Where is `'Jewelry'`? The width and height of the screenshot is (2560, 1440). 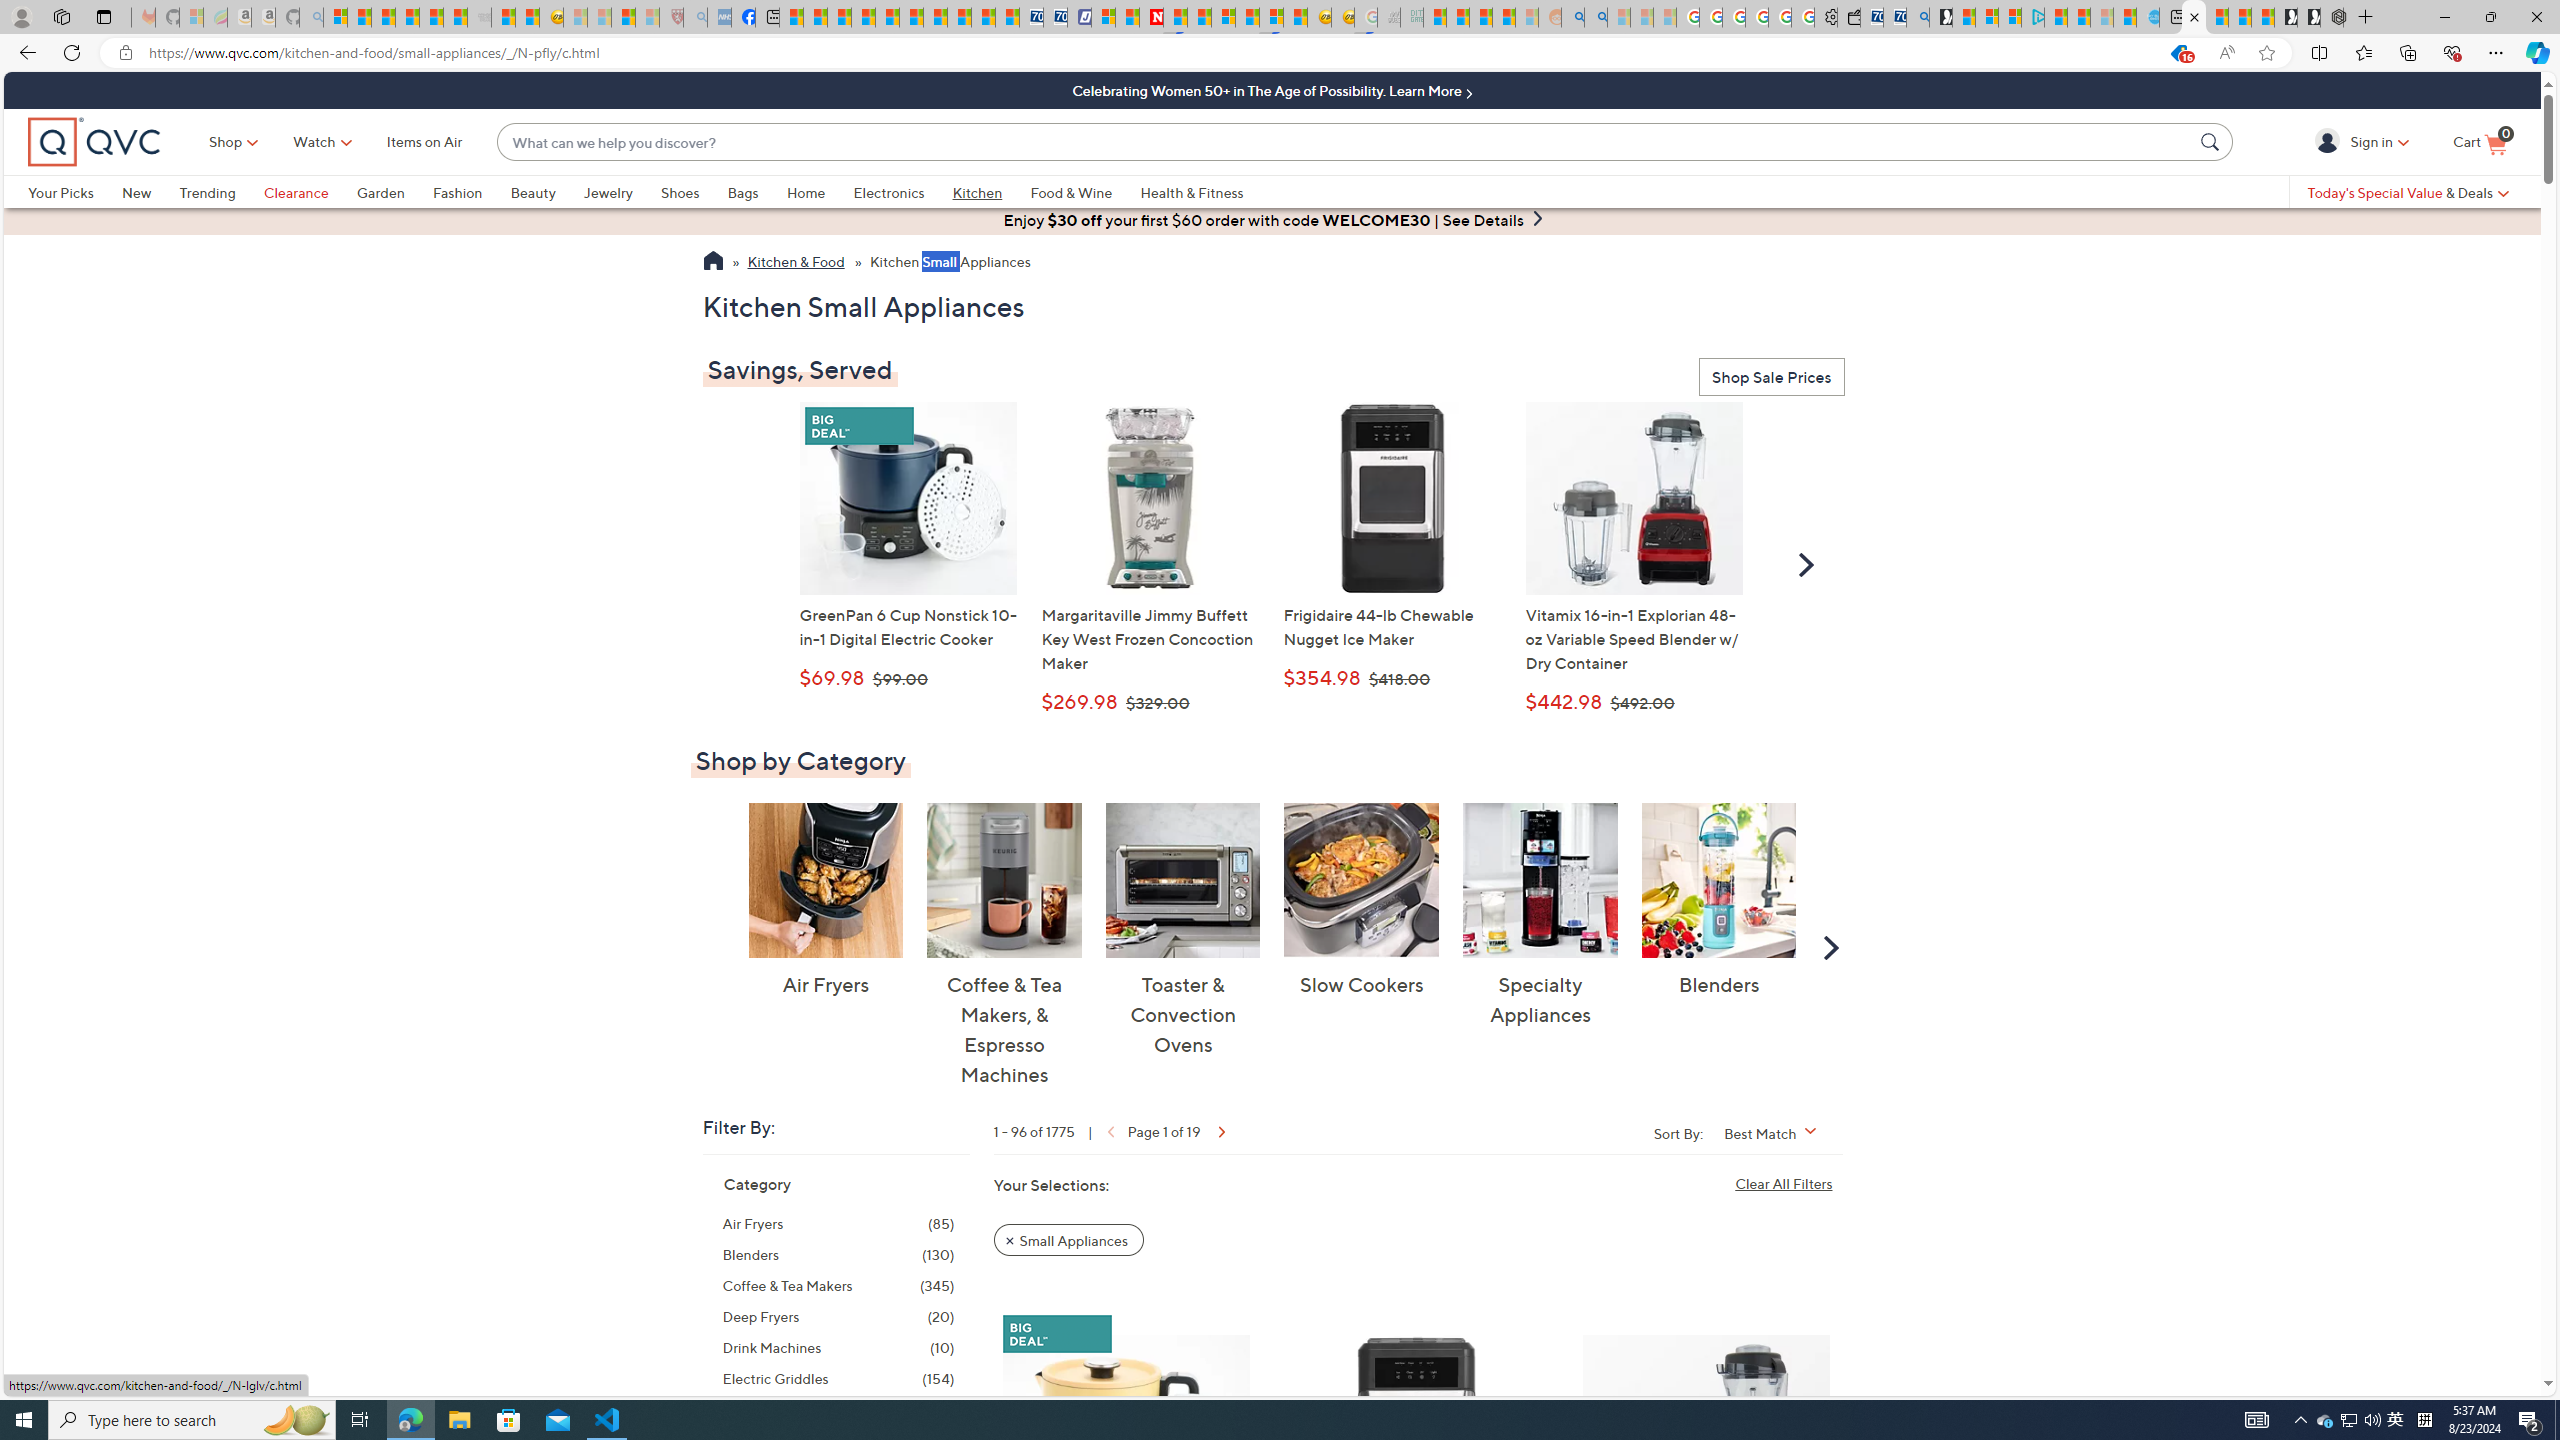
'Jewelry' is located at coordinates (621, 191).